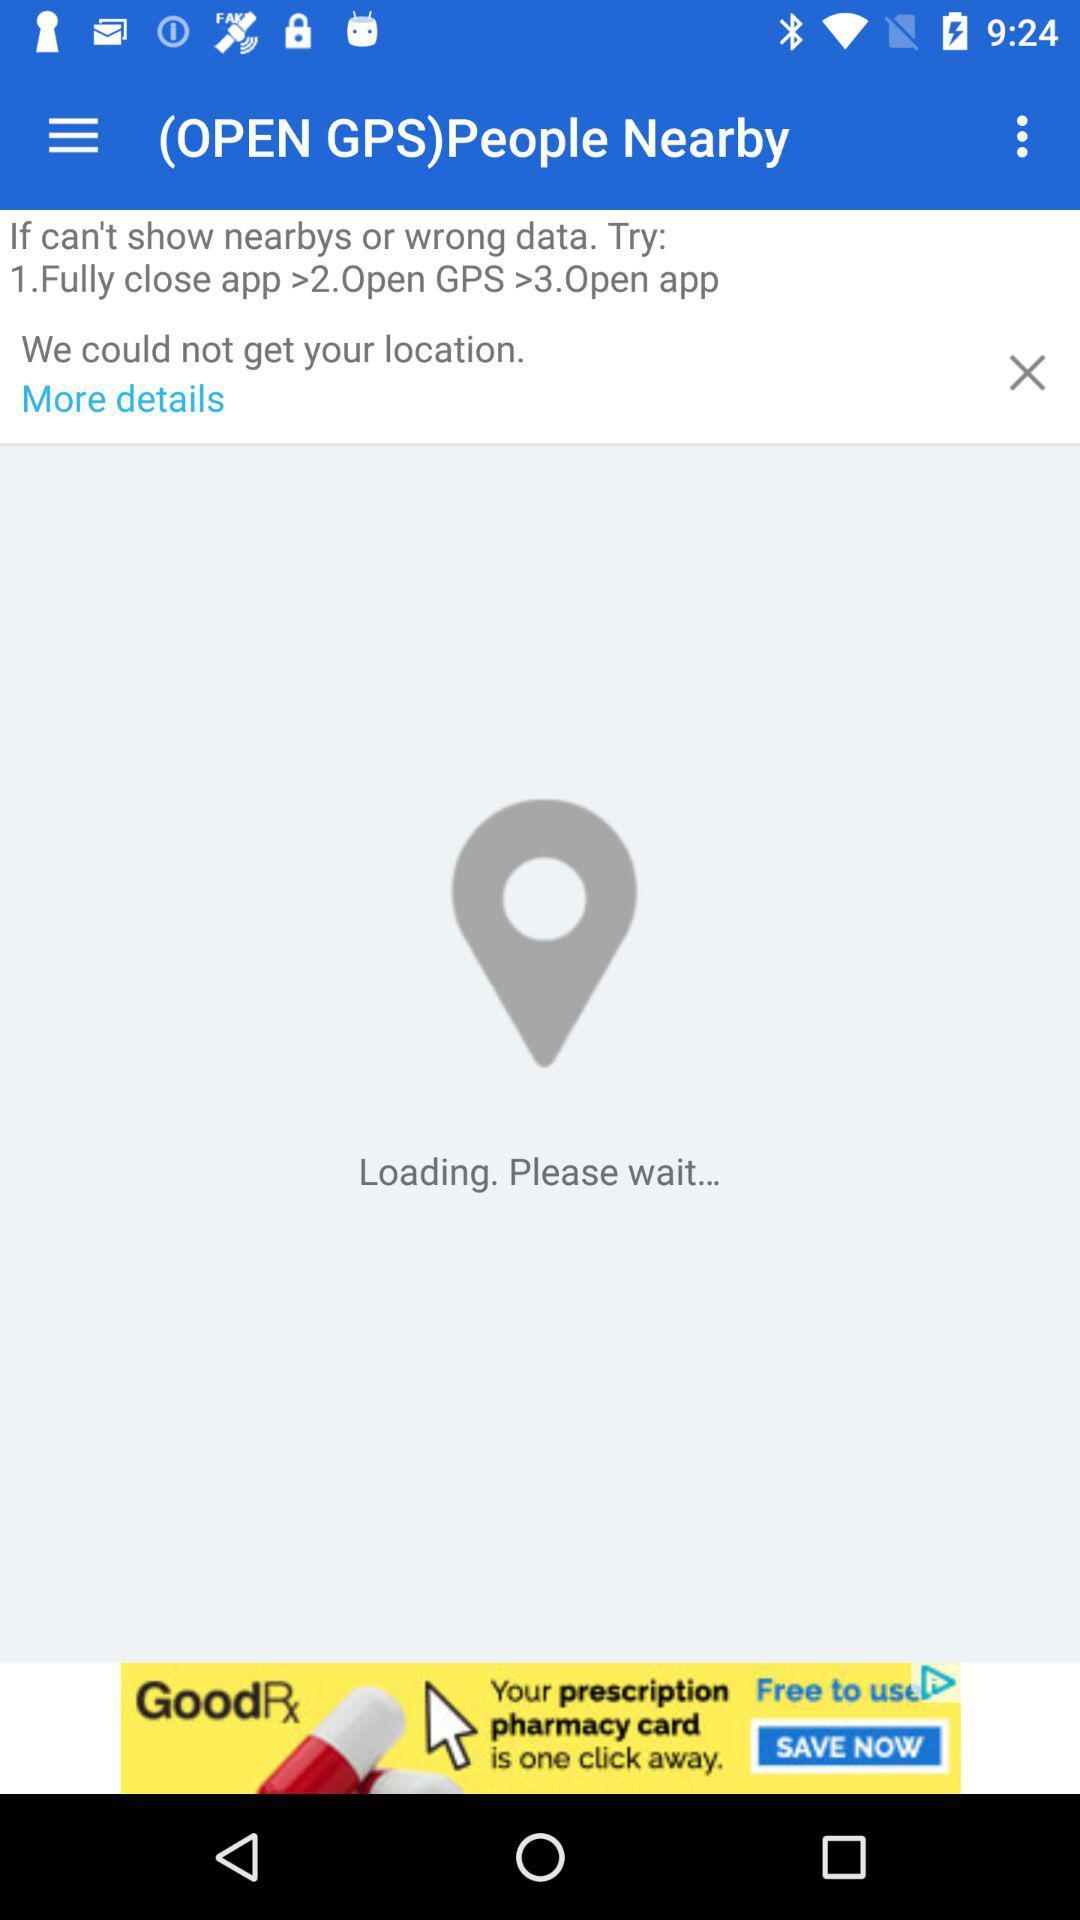 This screenshot has height=1920, width=1080. I want to click on the location, so click(1027, 372).